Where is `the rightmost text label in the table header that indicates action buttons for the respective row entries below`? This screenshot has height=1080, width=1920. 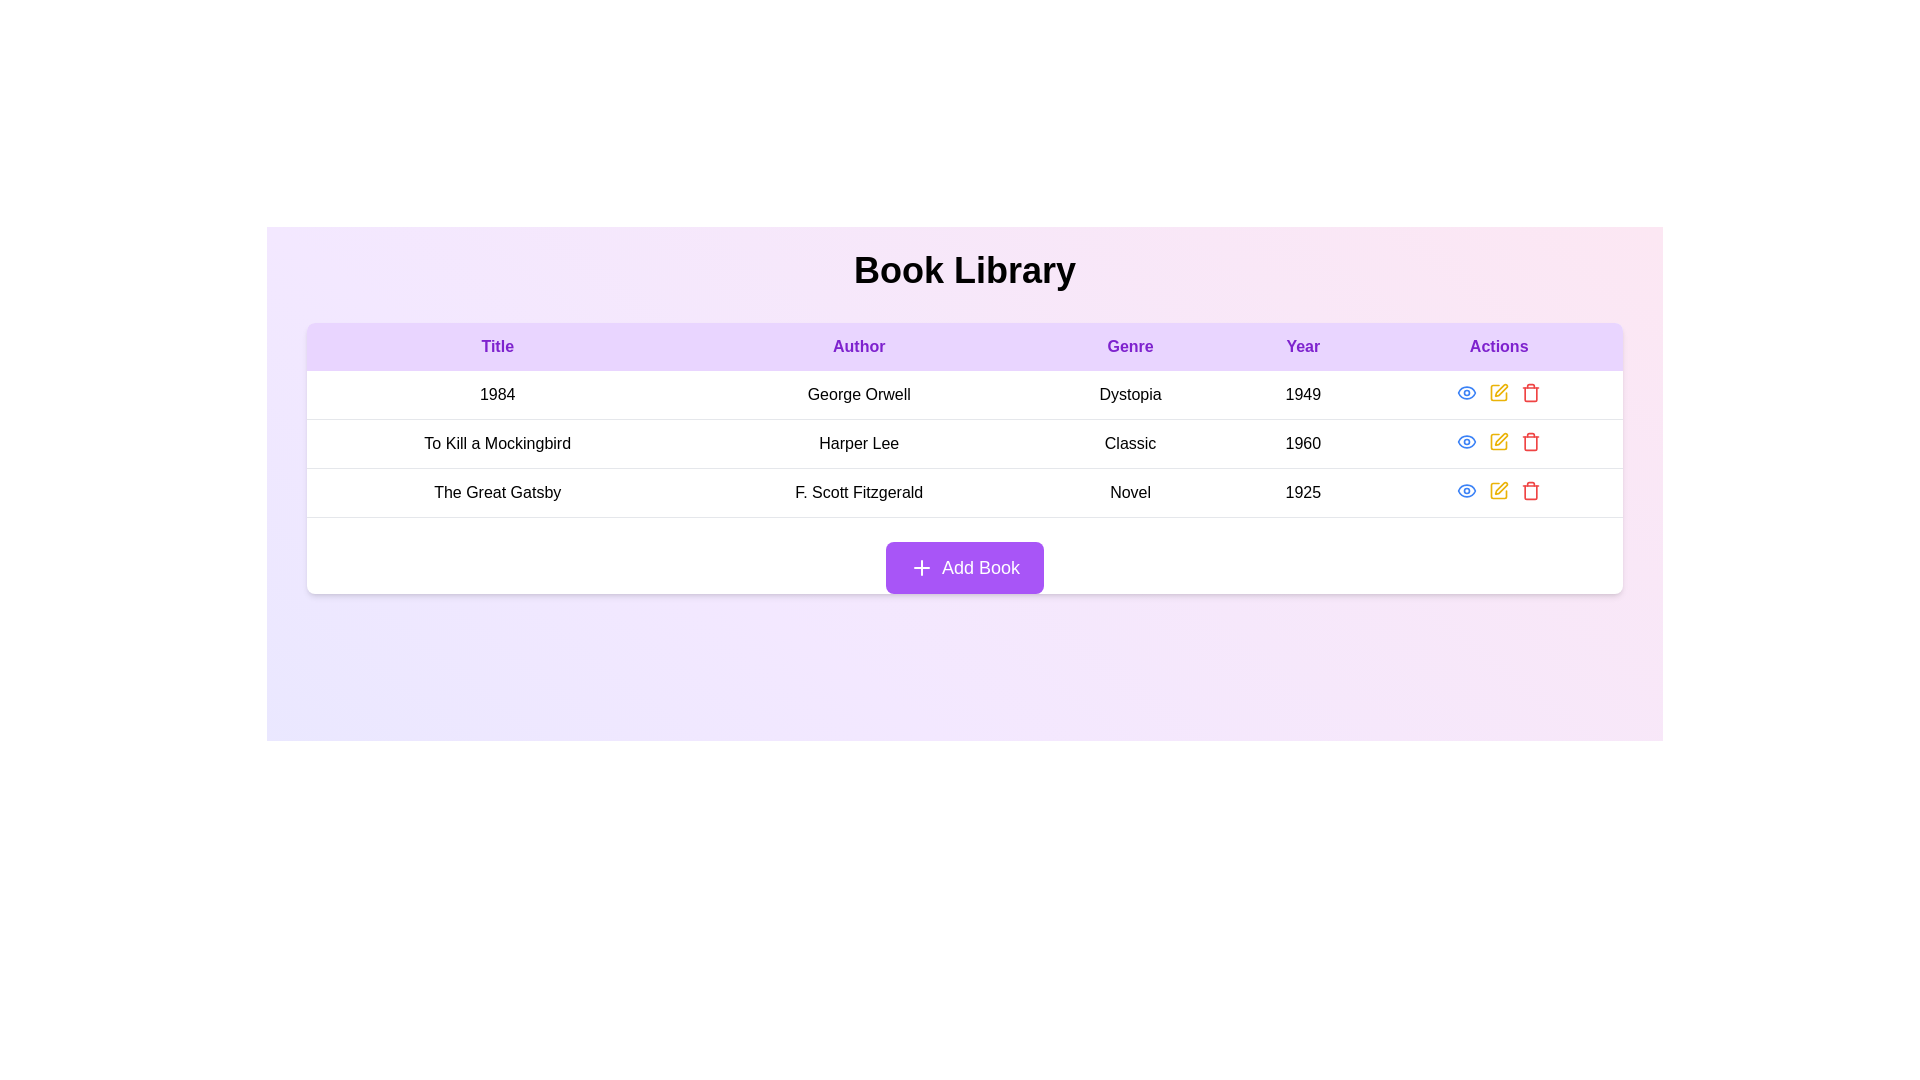
the rightmost text label in the table header that indicates action buttons for the respective row entries below is located at coordinates (1499, 346).